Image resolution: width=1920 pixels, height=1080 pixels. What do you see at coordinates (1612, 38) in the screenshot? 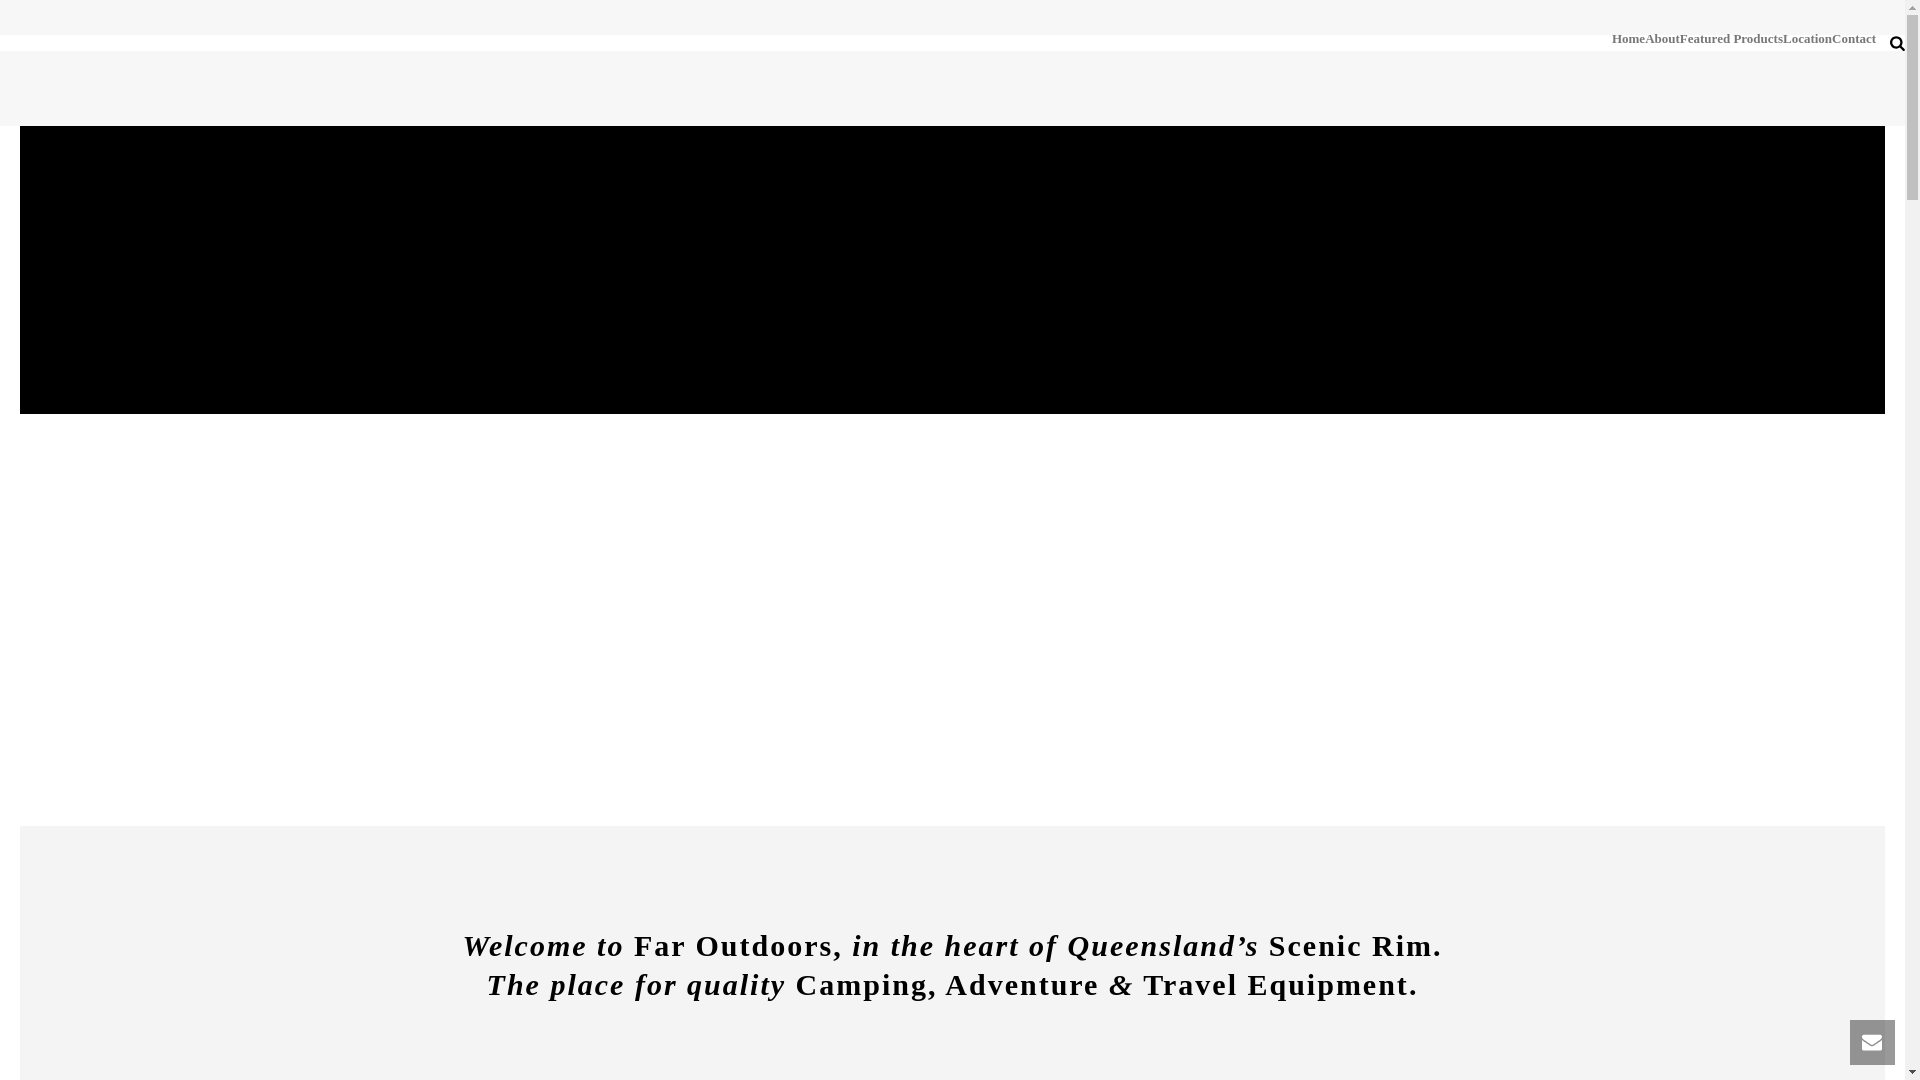
I see `'Home'` at bounding box center [1612, 38].